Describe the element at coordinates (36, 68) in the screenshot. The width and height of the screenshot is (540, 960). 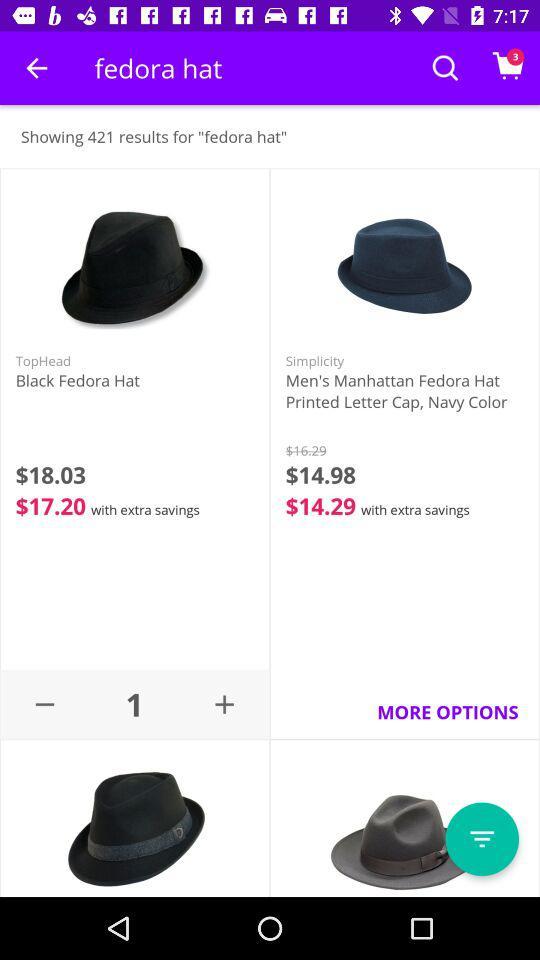
I see `the icon to the left of the fedora hat item` at that location.